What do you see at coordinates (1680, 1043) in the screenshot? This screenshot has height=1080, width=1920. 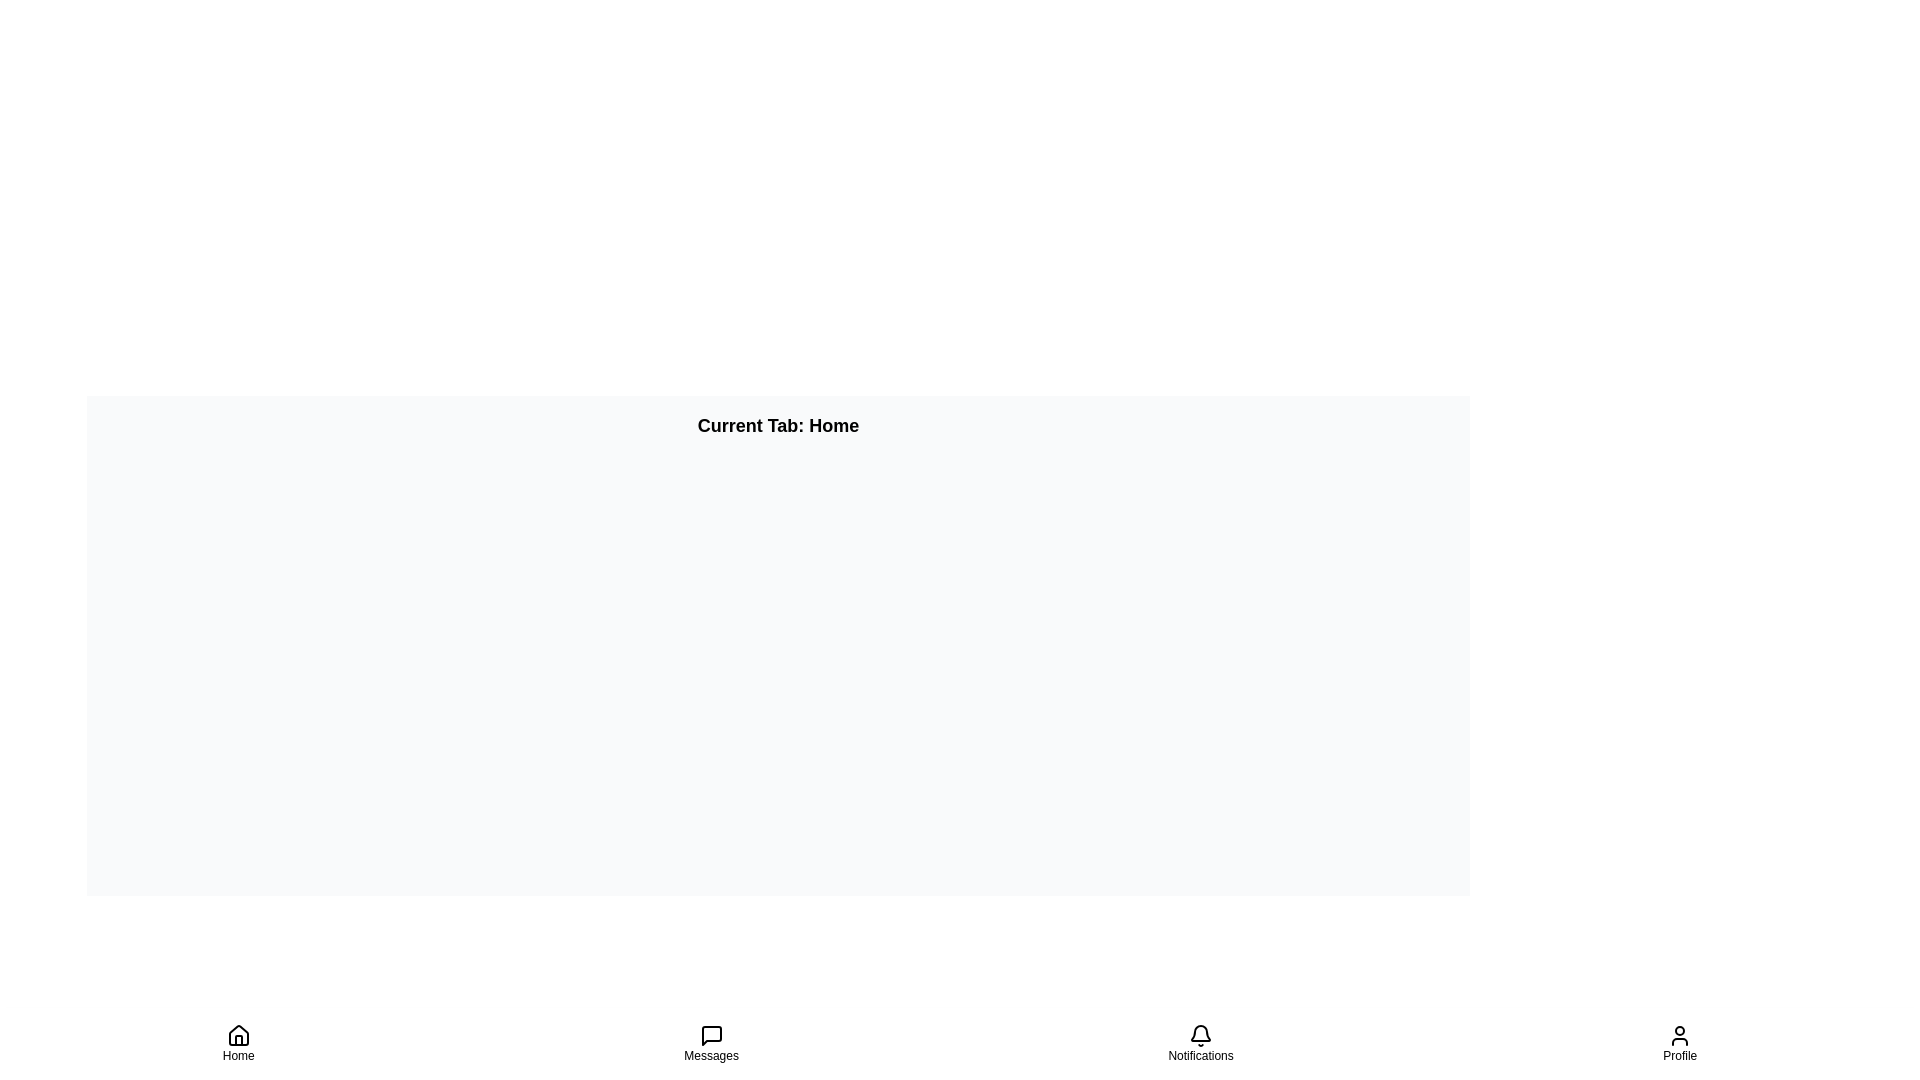 I see `the 'Profile' button located at the bottom right of the navigation bar` at bounding box center [1680, 1043].